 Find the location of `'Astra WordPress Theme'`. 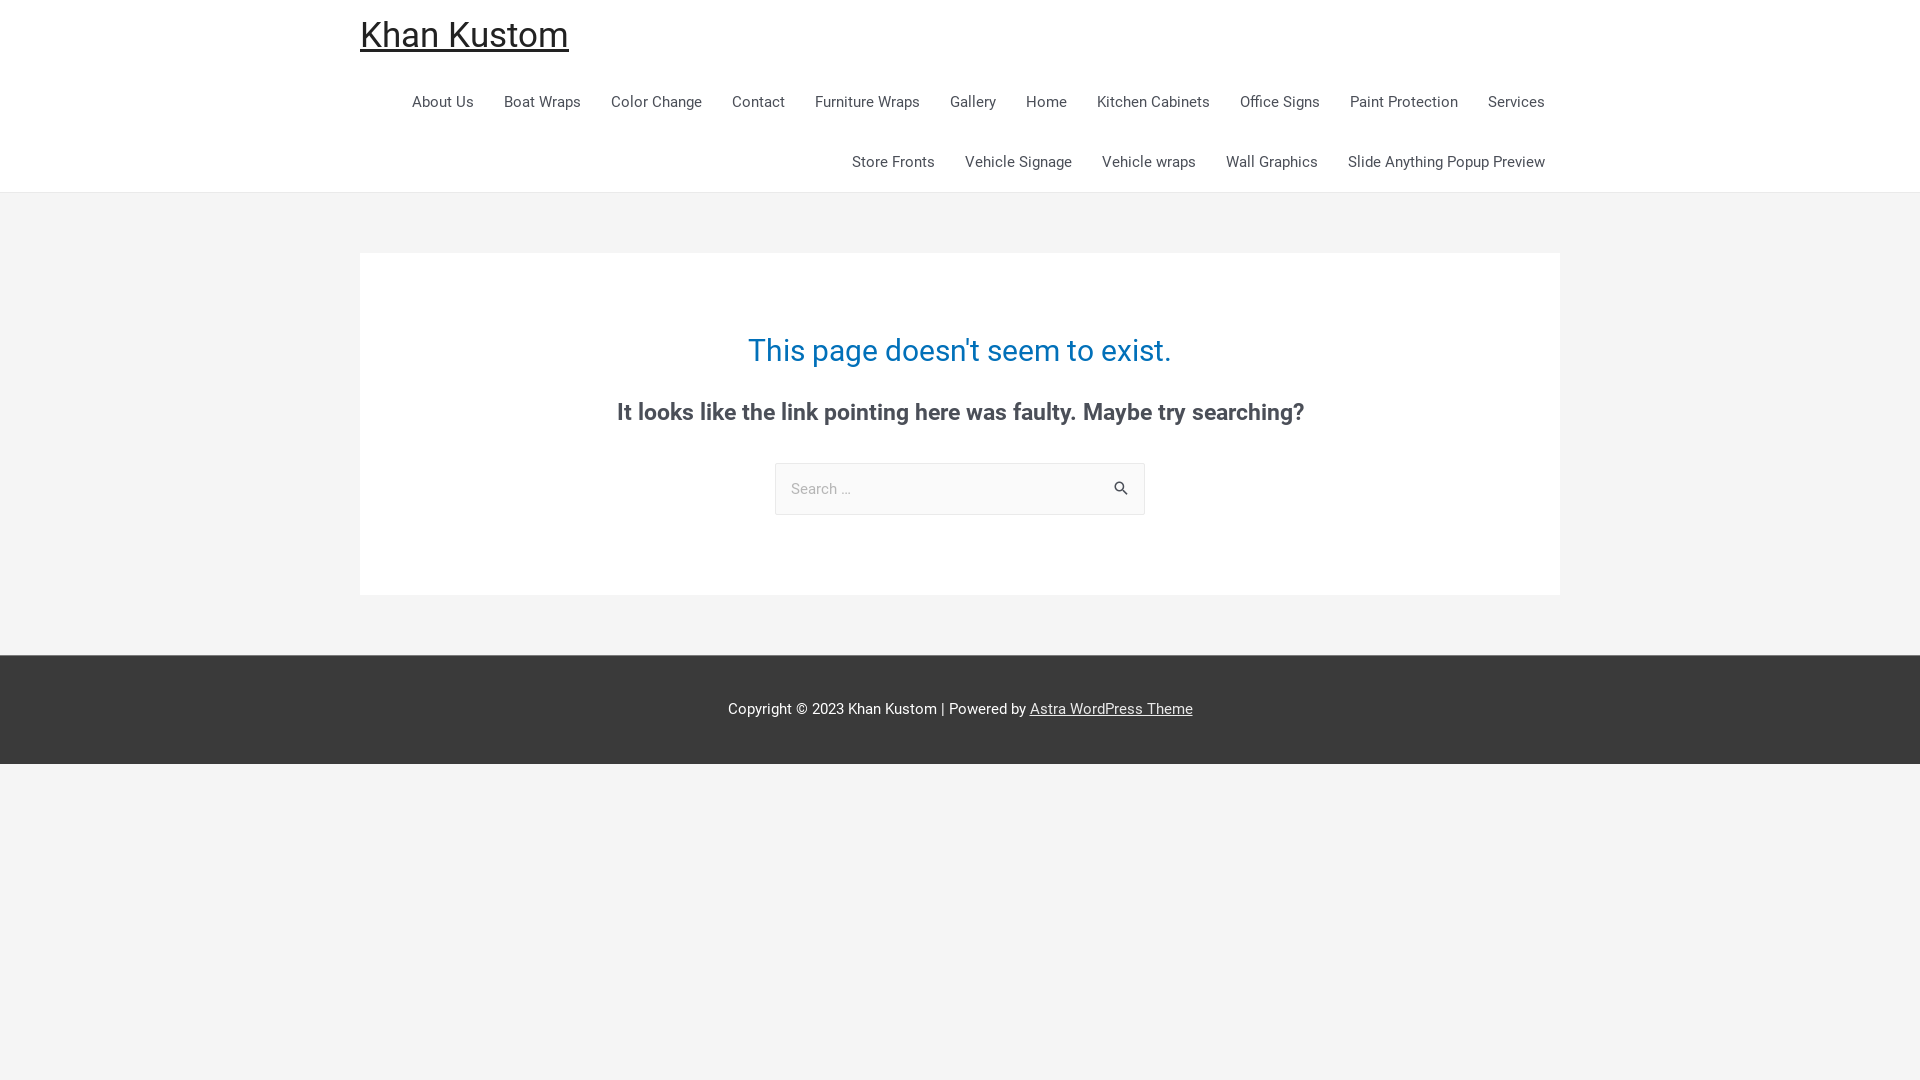

'Astra WordPress Theme' is located at coordinates (1110, 708).